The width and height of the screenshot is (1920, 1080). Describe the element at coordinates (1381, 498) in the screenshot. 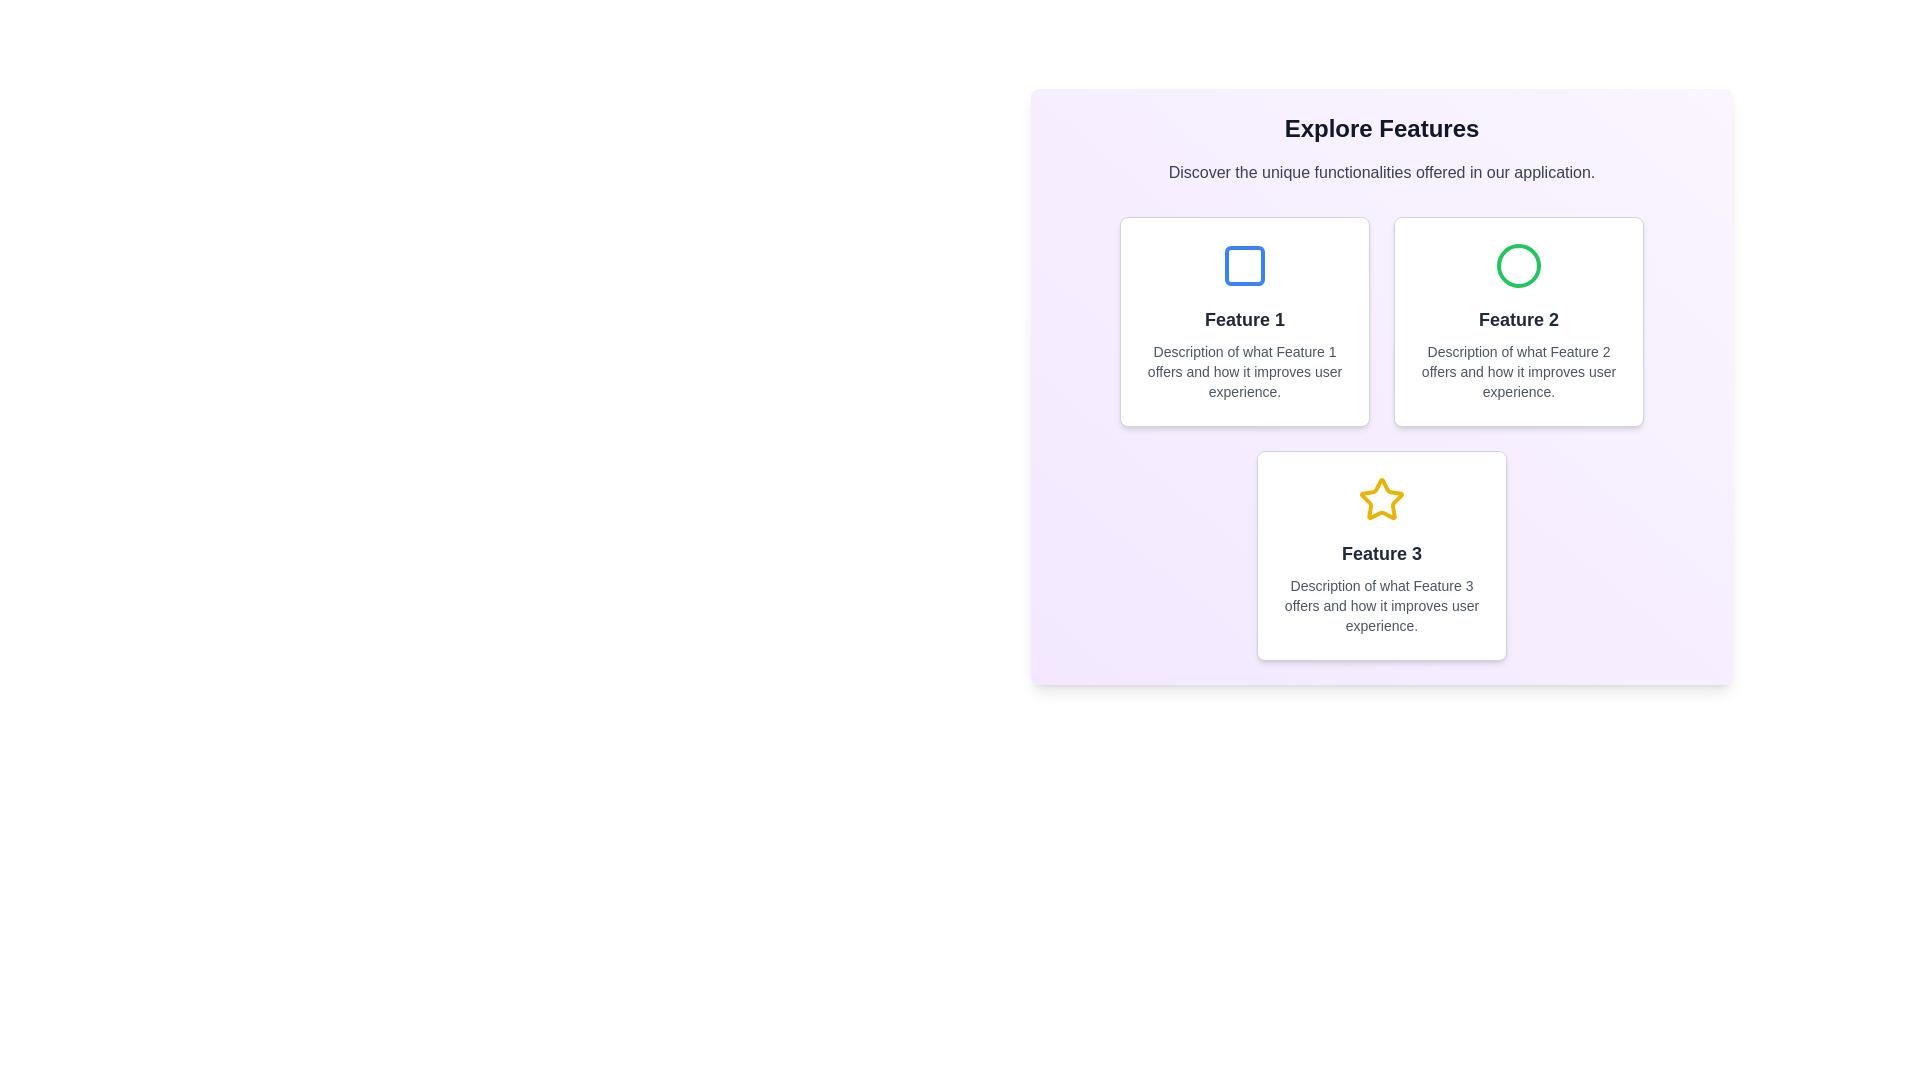

I see `the decorative icon associated with the 'Feature 3' card, located at the bottom-center of the UI layout` at that location.